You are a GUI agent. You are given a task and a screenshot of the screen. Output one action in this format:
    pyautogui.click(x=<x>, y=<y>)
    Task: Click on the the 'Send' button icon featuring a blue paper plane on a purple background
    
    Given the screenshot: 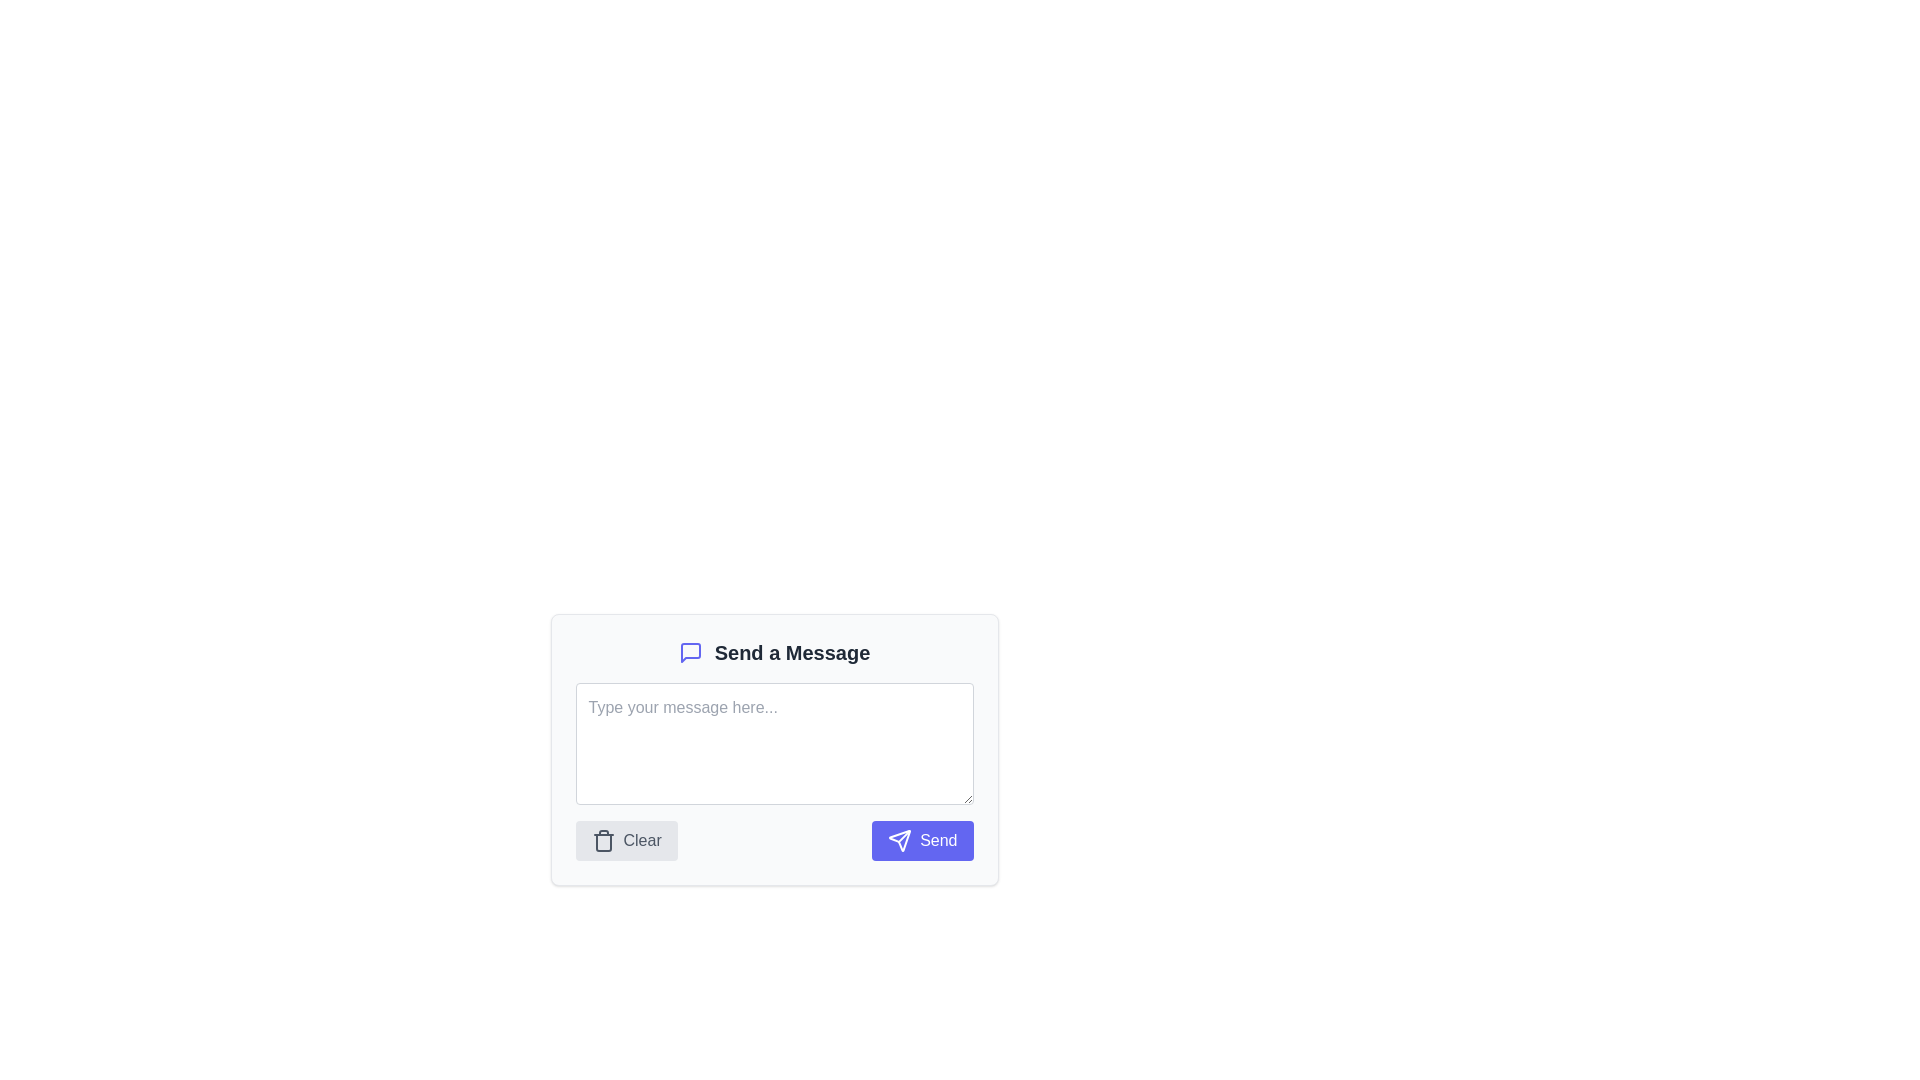 What is the action you would take?
    pyautogui.click(x=899, y=840)
    